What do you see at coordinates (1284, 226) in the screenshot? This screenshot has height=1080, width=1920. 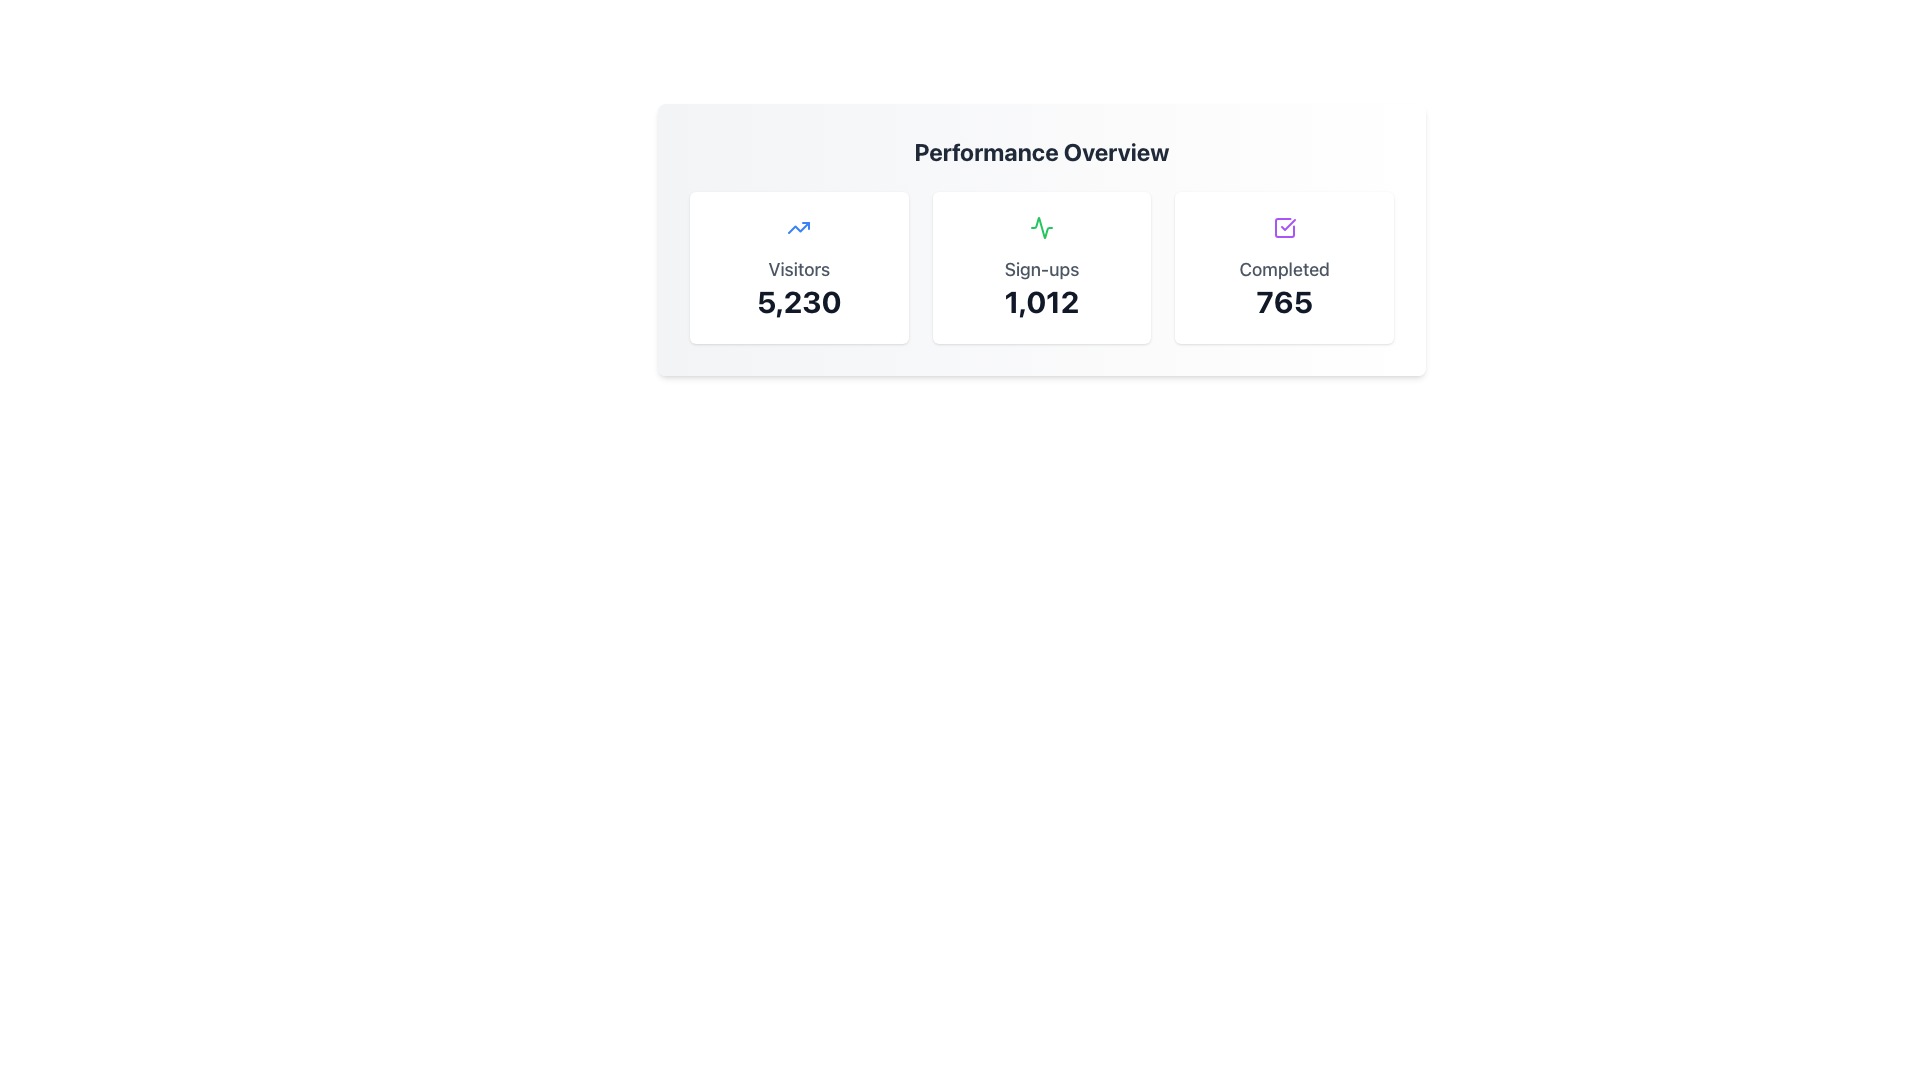 I see `the SVG icon representing the 'Completed' count in the Performance Overview section, located on the far-right side of the statistics card` at bounding box center [1284, 226].